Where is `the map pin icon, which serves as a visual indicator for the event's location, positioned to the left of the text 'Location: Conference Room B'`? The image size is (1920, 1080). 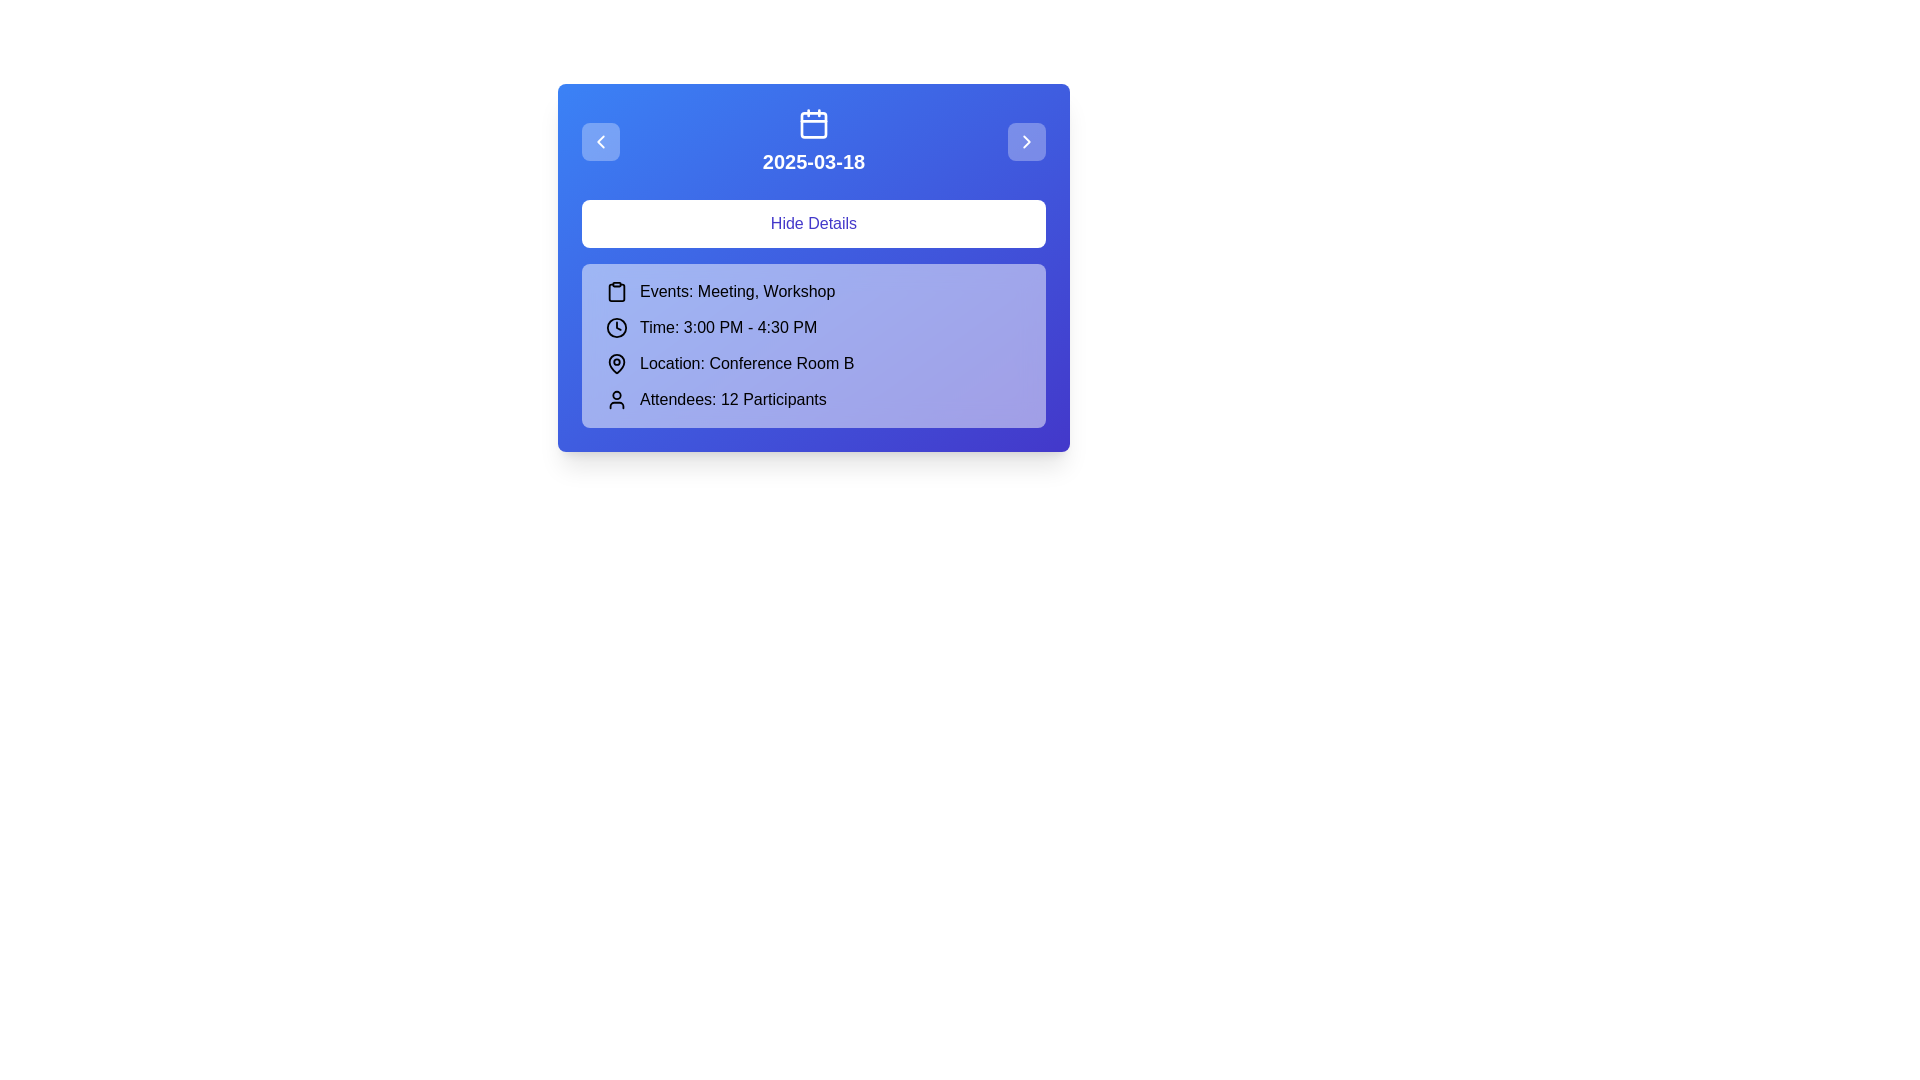 the map pin icon, which serves as a visual indicator for the event's location, positioned to the left of the text 'Location: Conference Room B' is located at coordinates (616, 362).